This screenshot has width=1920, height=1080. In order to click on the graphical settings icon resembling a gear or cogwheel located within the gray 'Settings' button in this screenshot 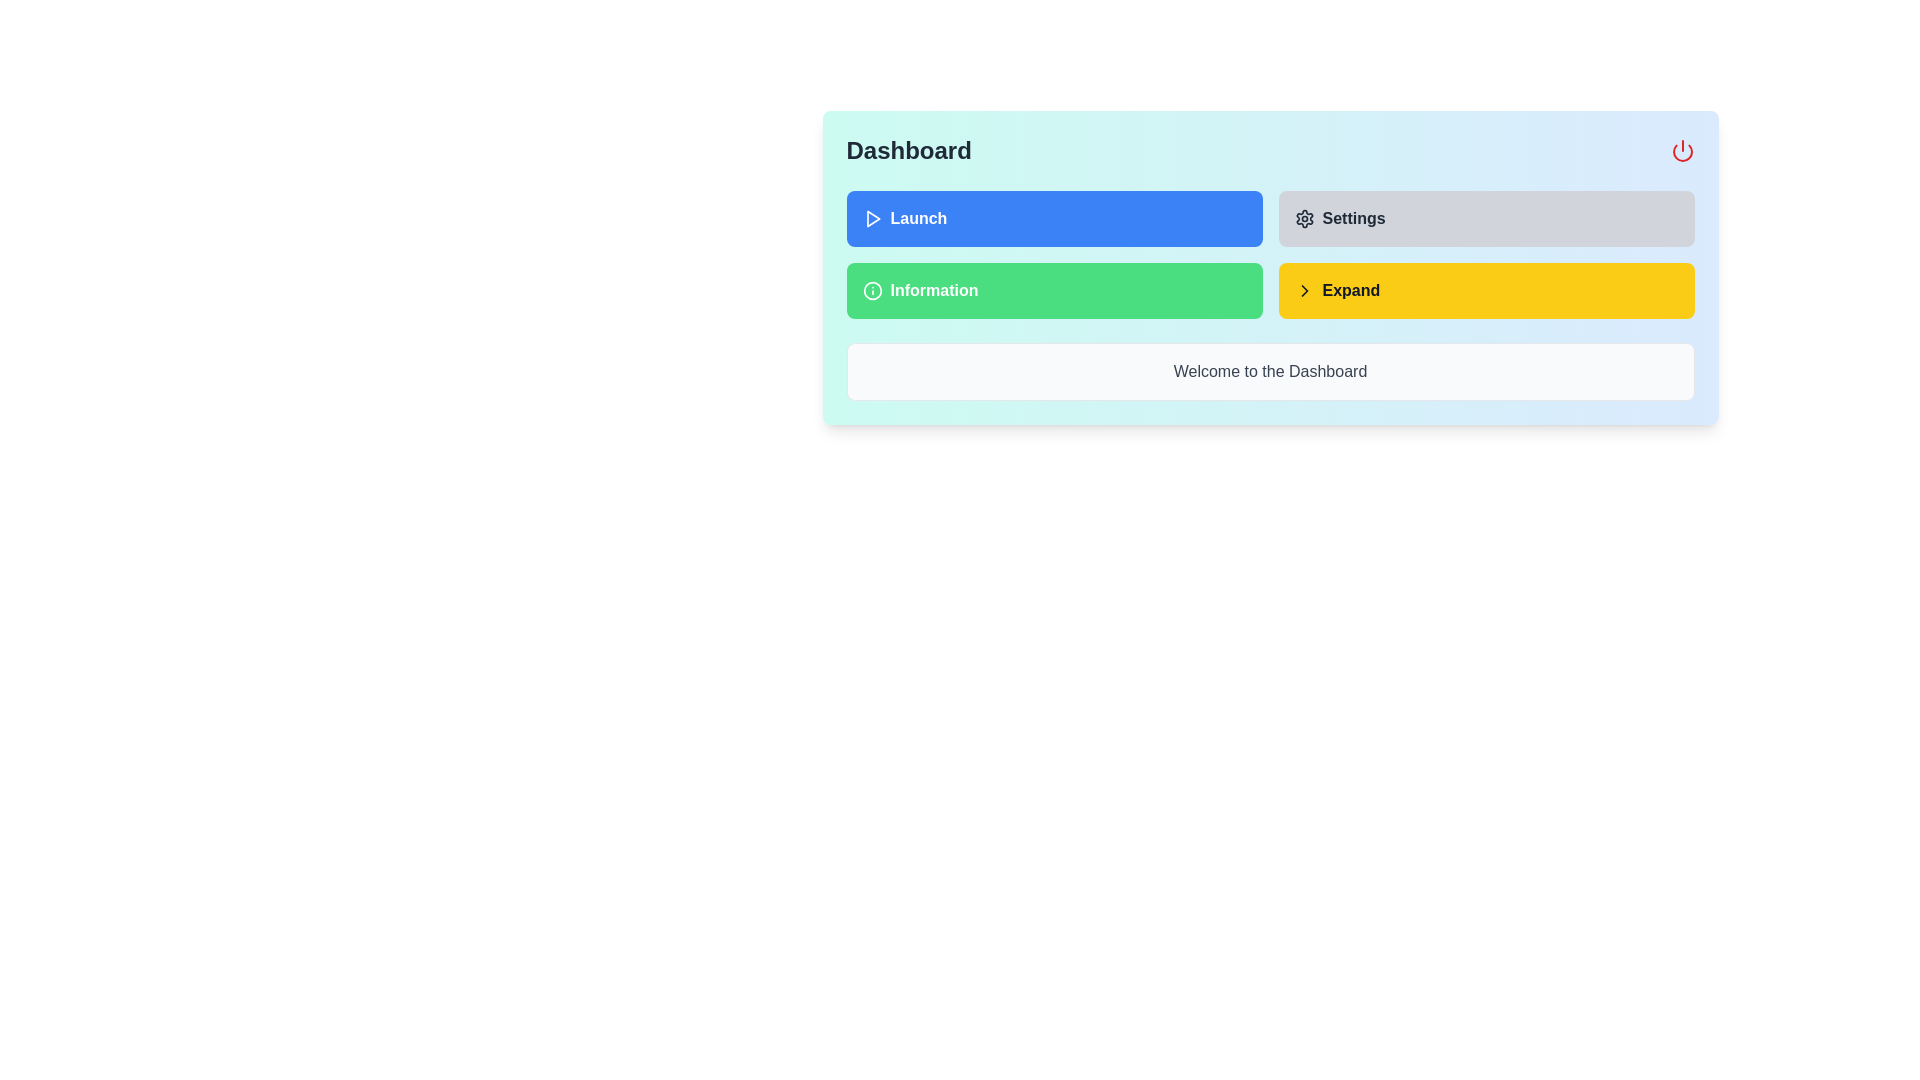, I will do `click(1304, 219)`.